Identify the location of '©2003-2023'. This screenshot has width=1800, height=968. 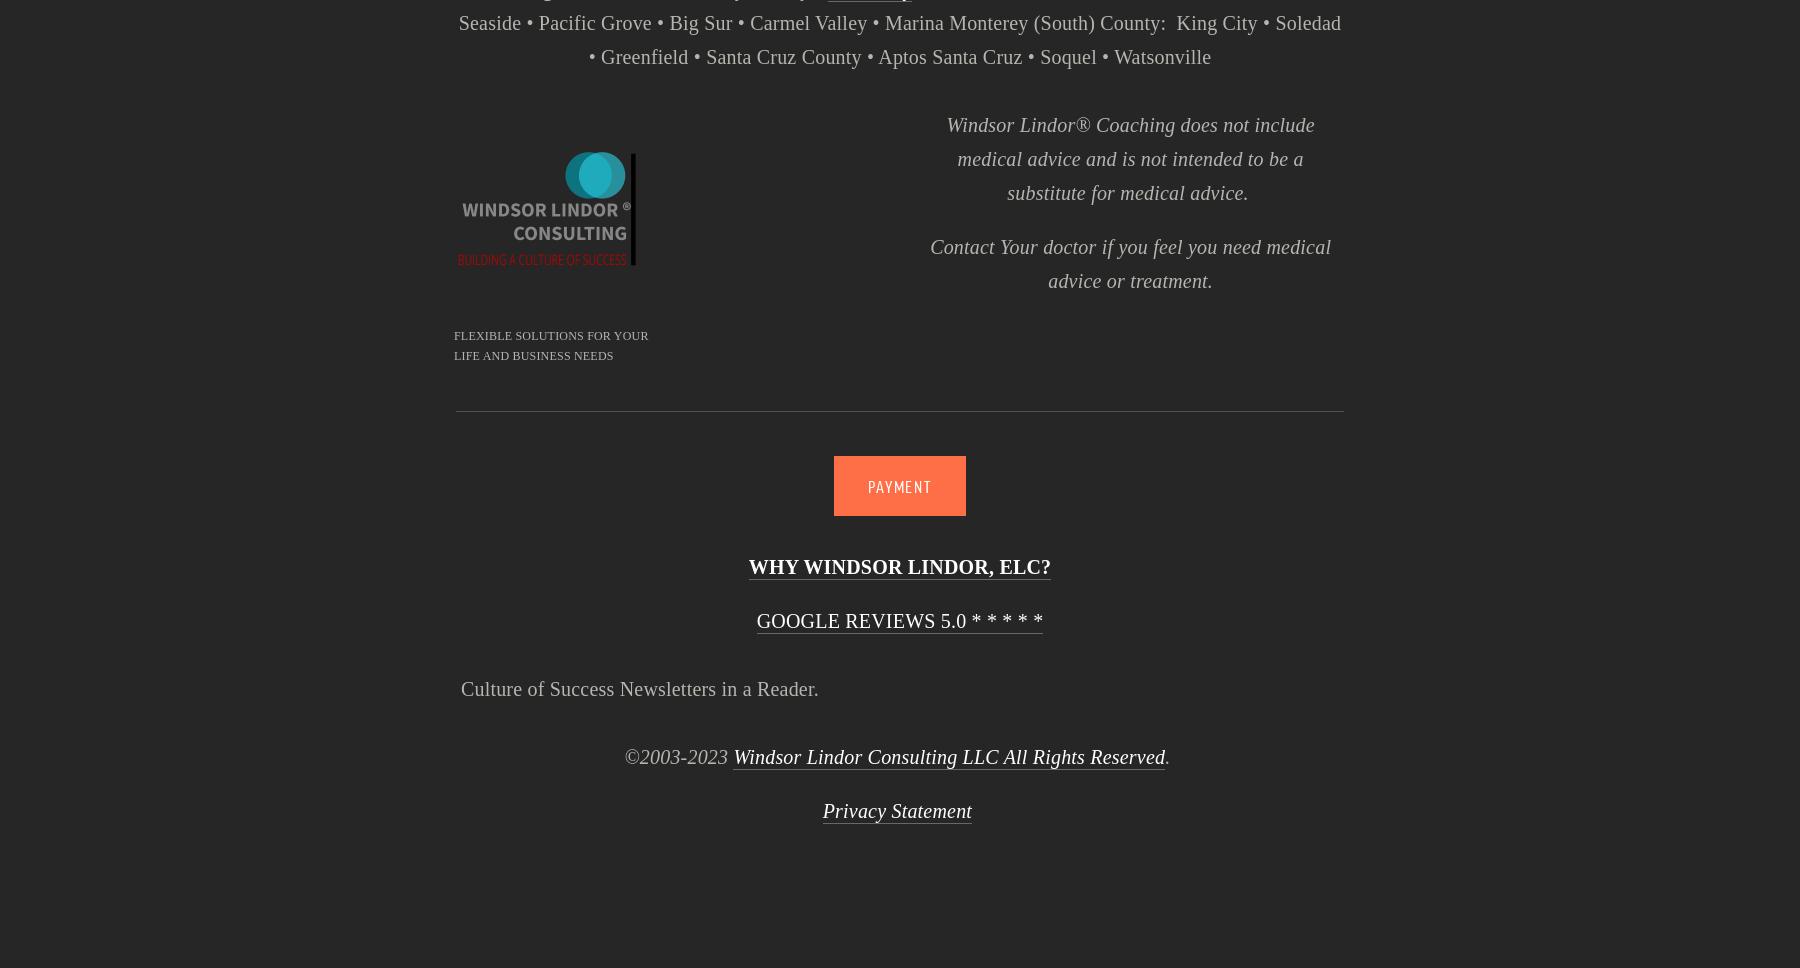
(677, 756).